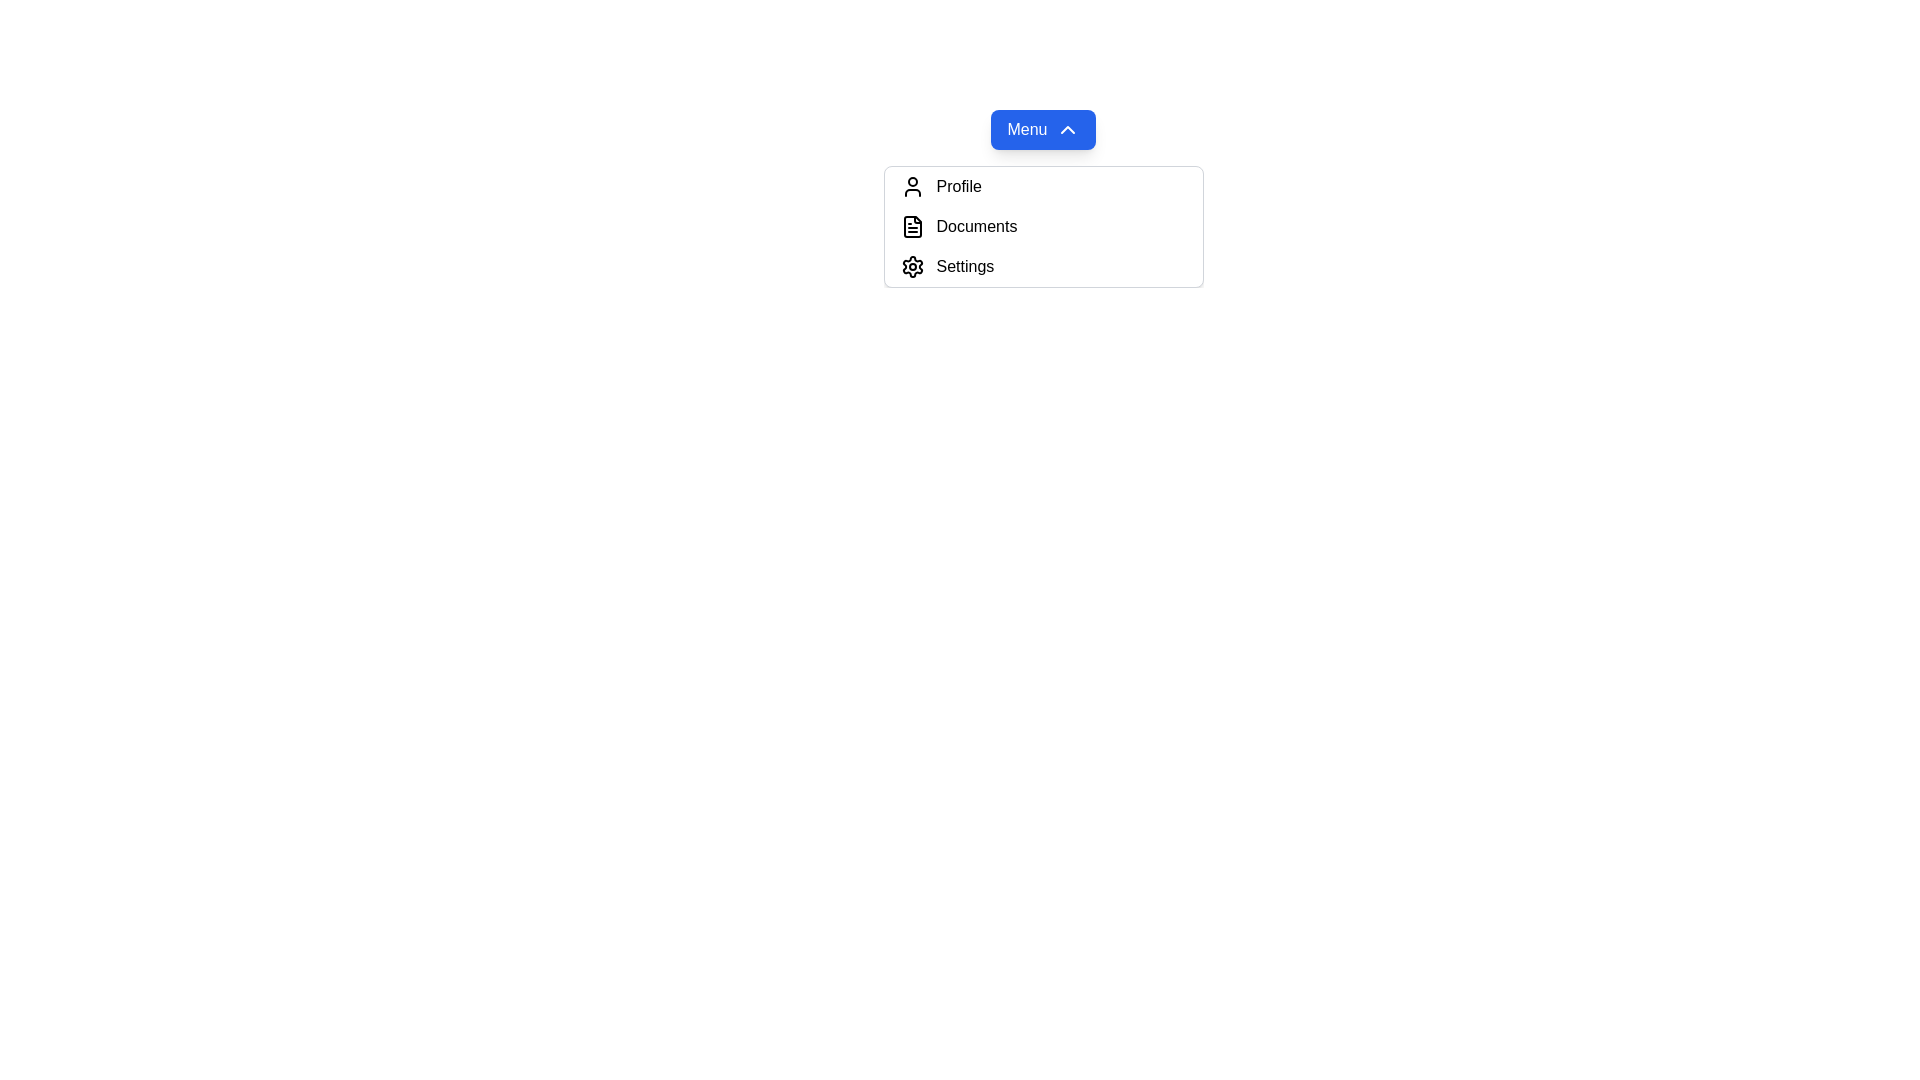  I want to click on the second item in the dropdown menu, which is positioned between 'Profile' and 'Settings' and relates to 'Documents', so click(1042, 226).